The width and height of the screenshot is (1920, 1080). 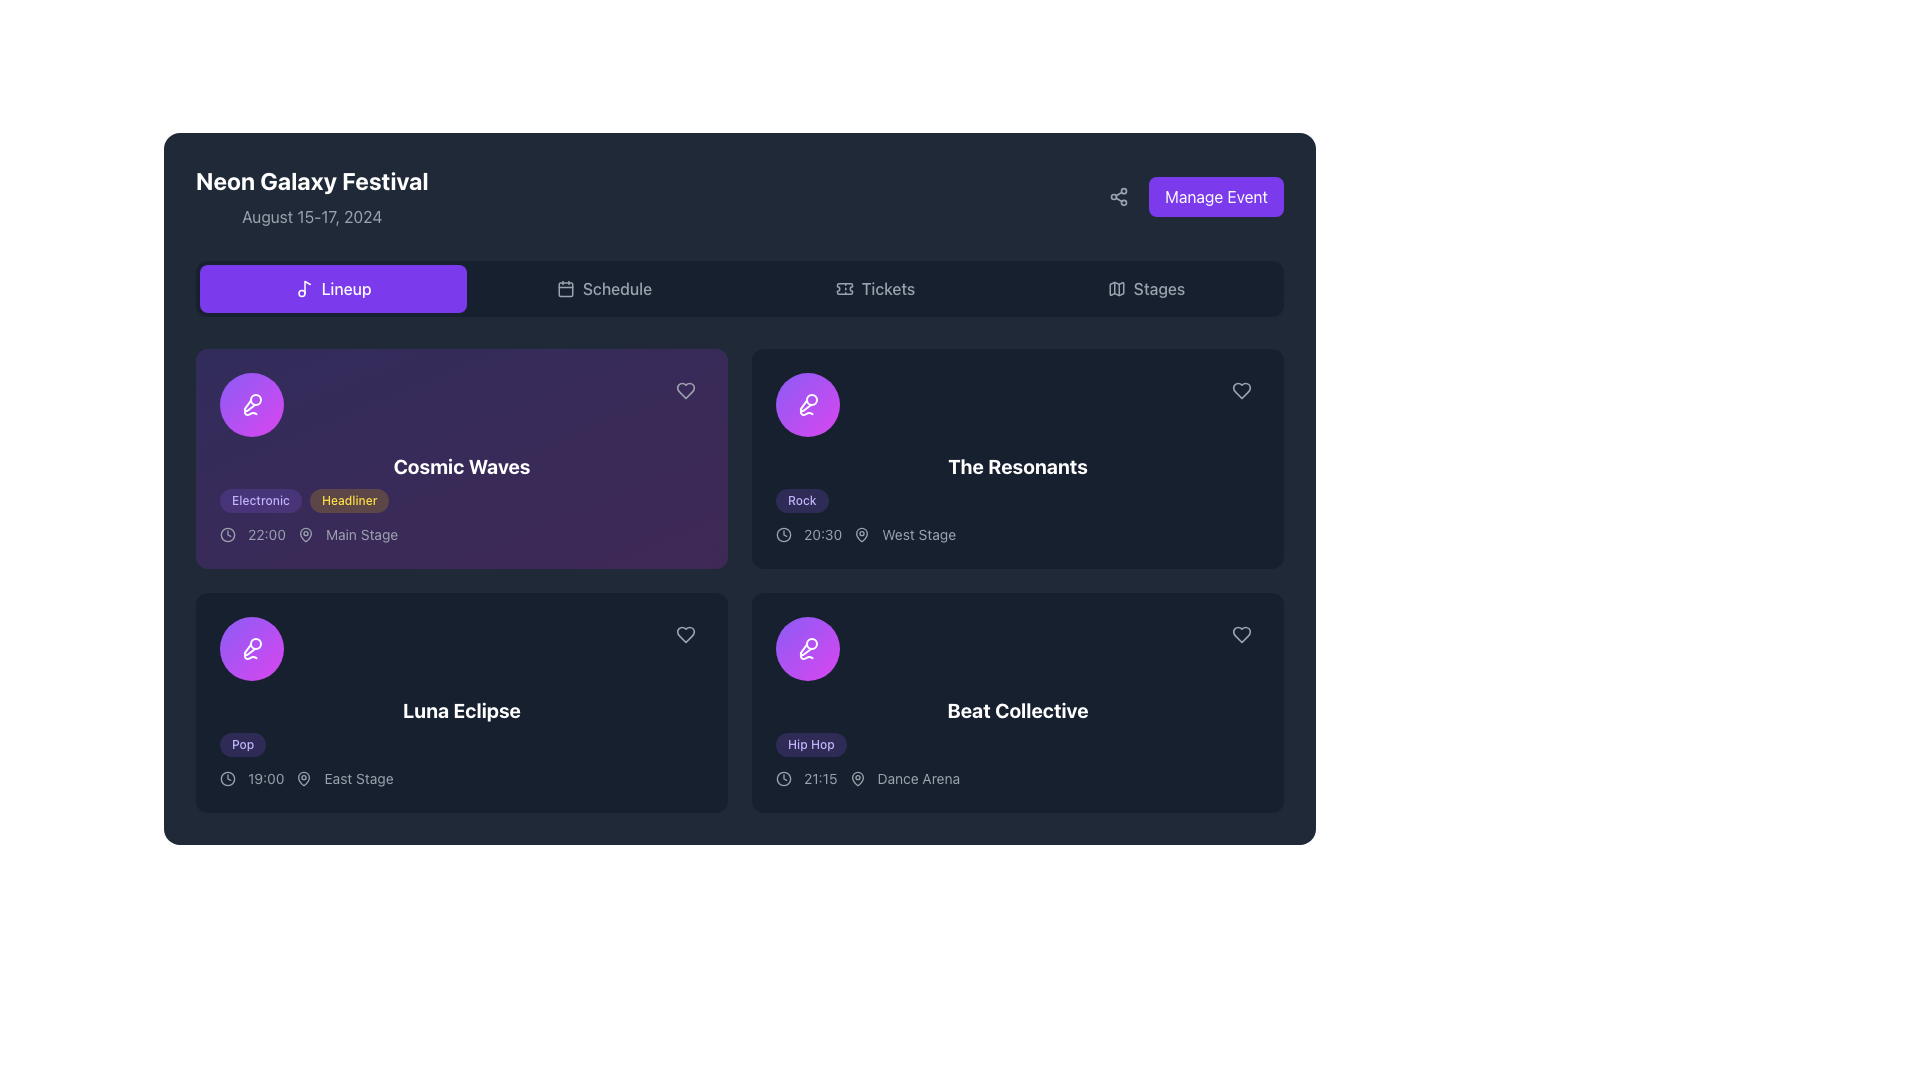 I want to click on the map pin icon located in the compact information card for the 'Beat Collective' item, positioned to the left of the card's title, so click(x=857, y=778).